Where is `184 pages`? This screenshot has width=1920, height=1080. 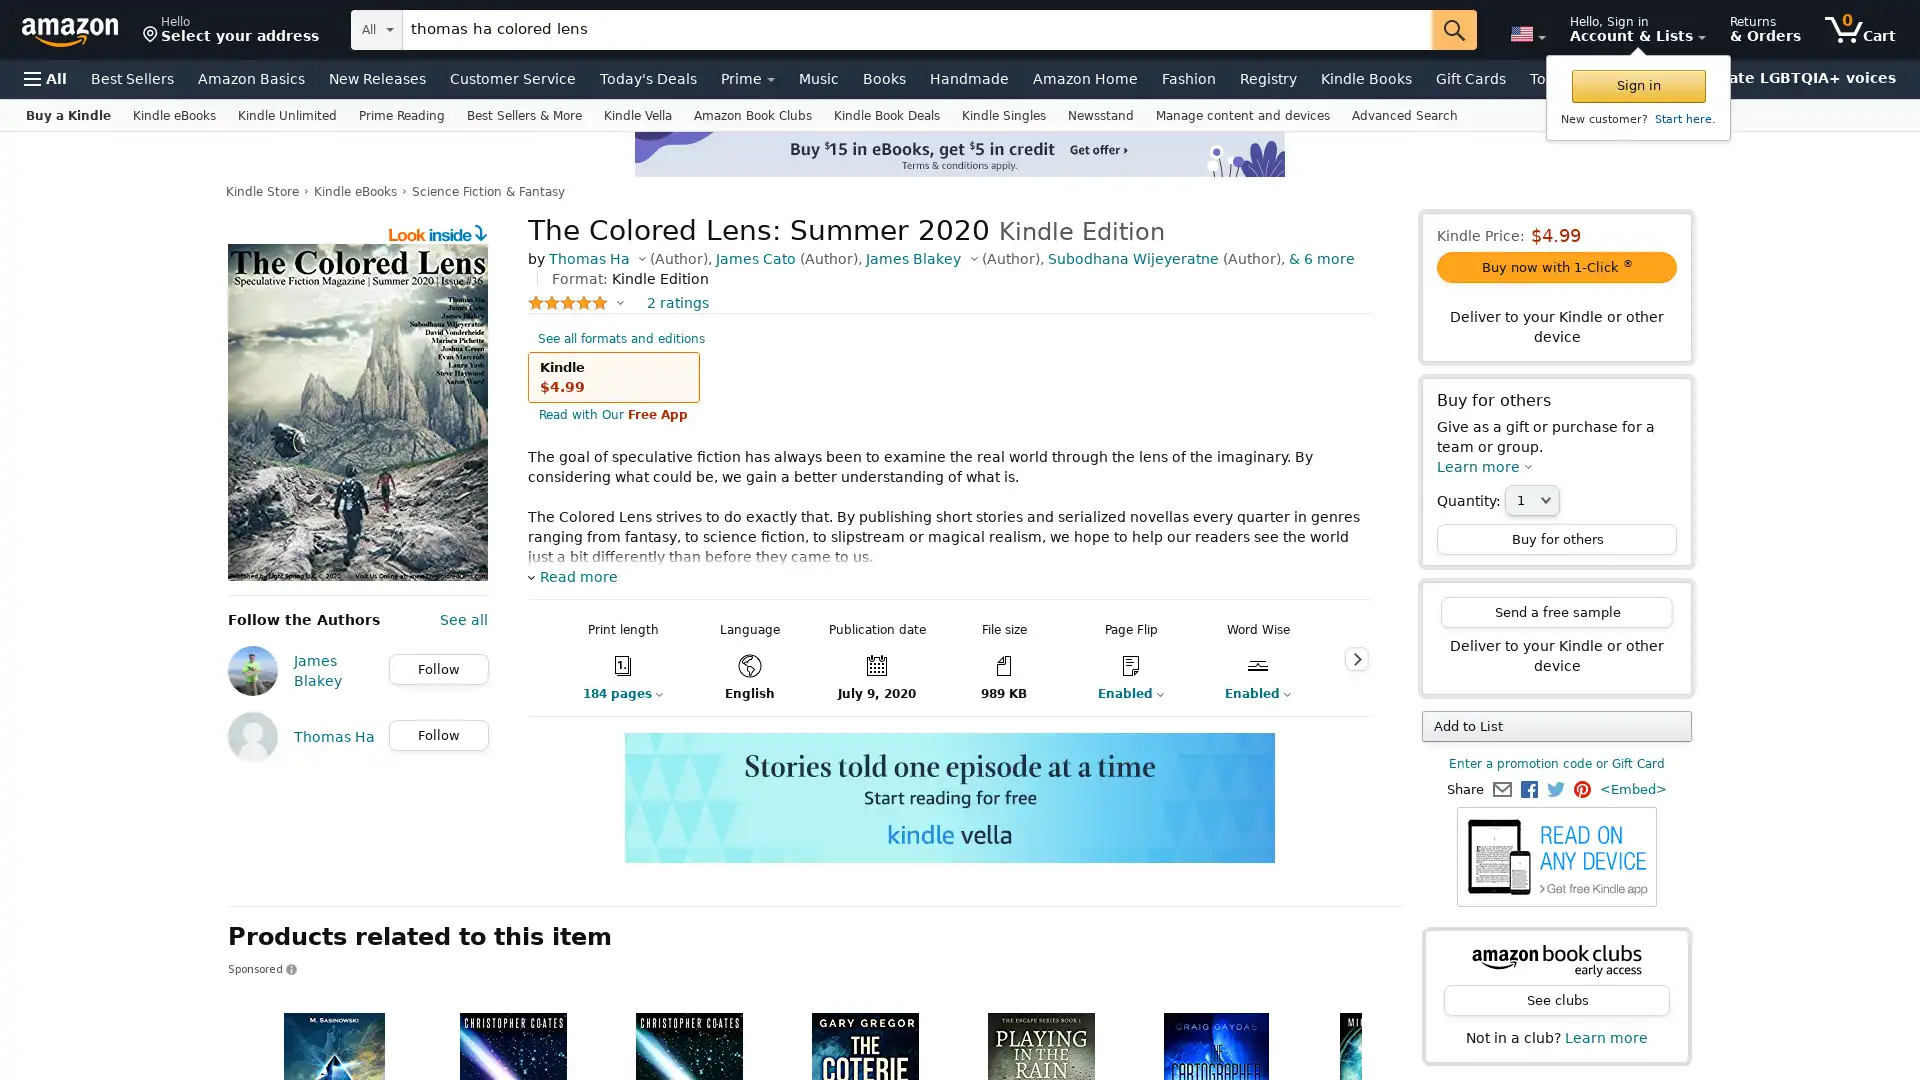
184 pages is located at coordinates (621, 693).